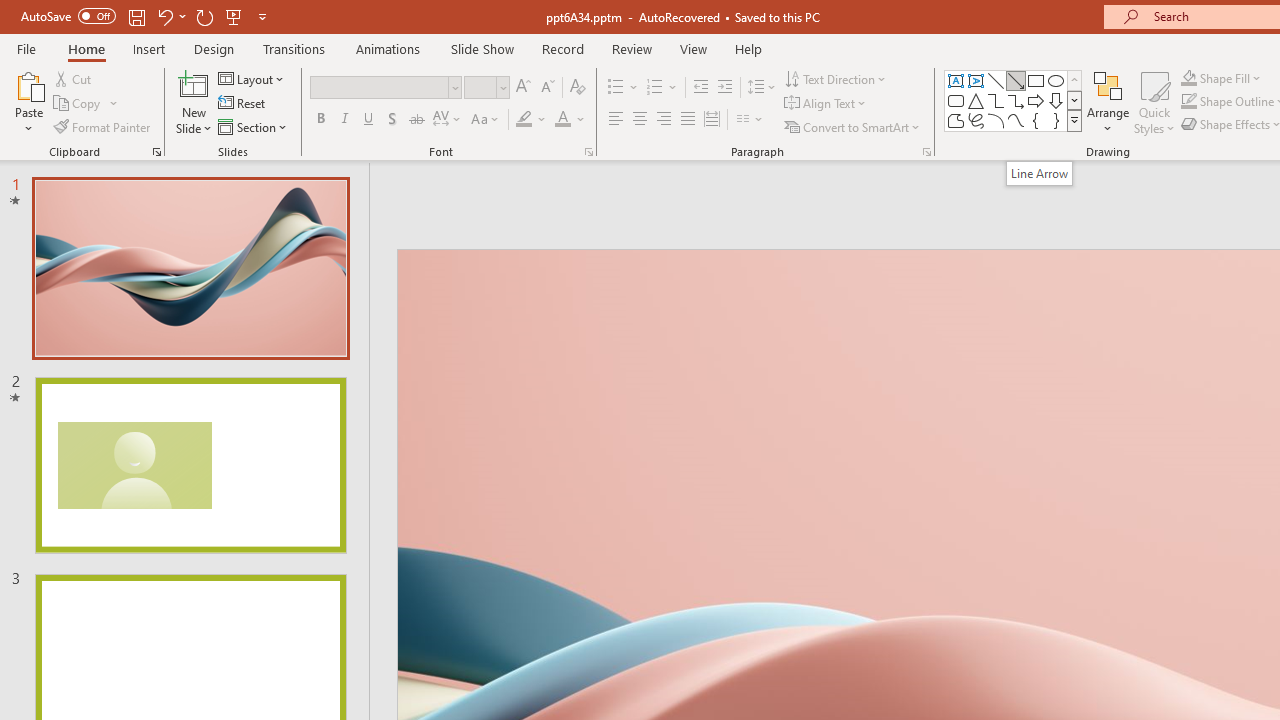 Image resolution: width=1280 pixels, height=720 pixels. Describe the element at coordinates (253, 127) in the screenshot. I see `'Section'` at that location.